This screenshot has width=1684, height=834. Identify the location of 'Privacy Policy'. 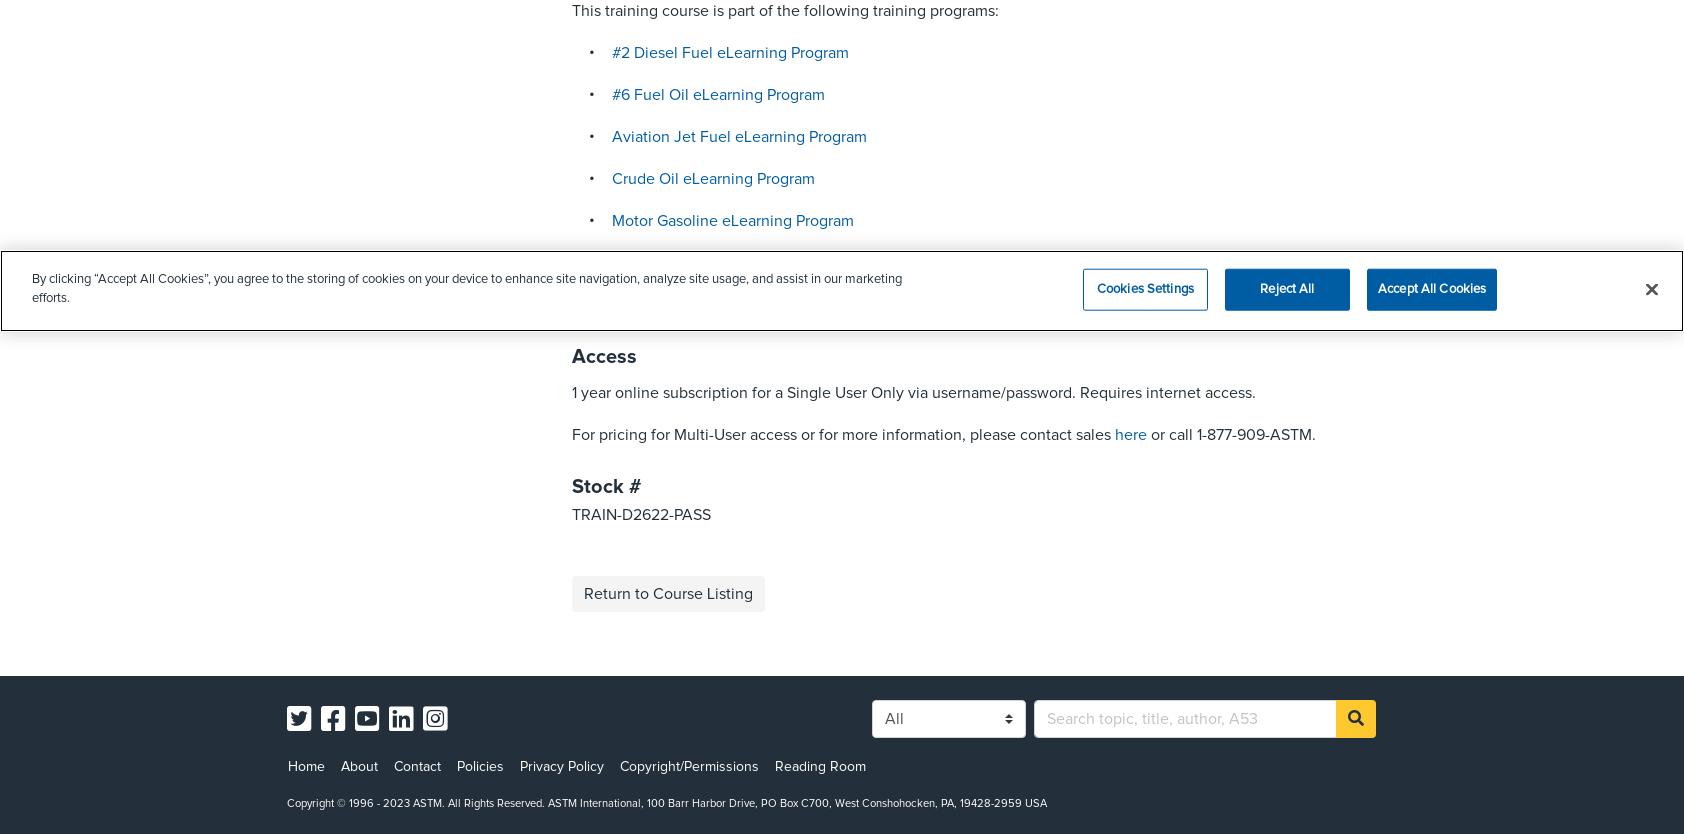
(519, 766).